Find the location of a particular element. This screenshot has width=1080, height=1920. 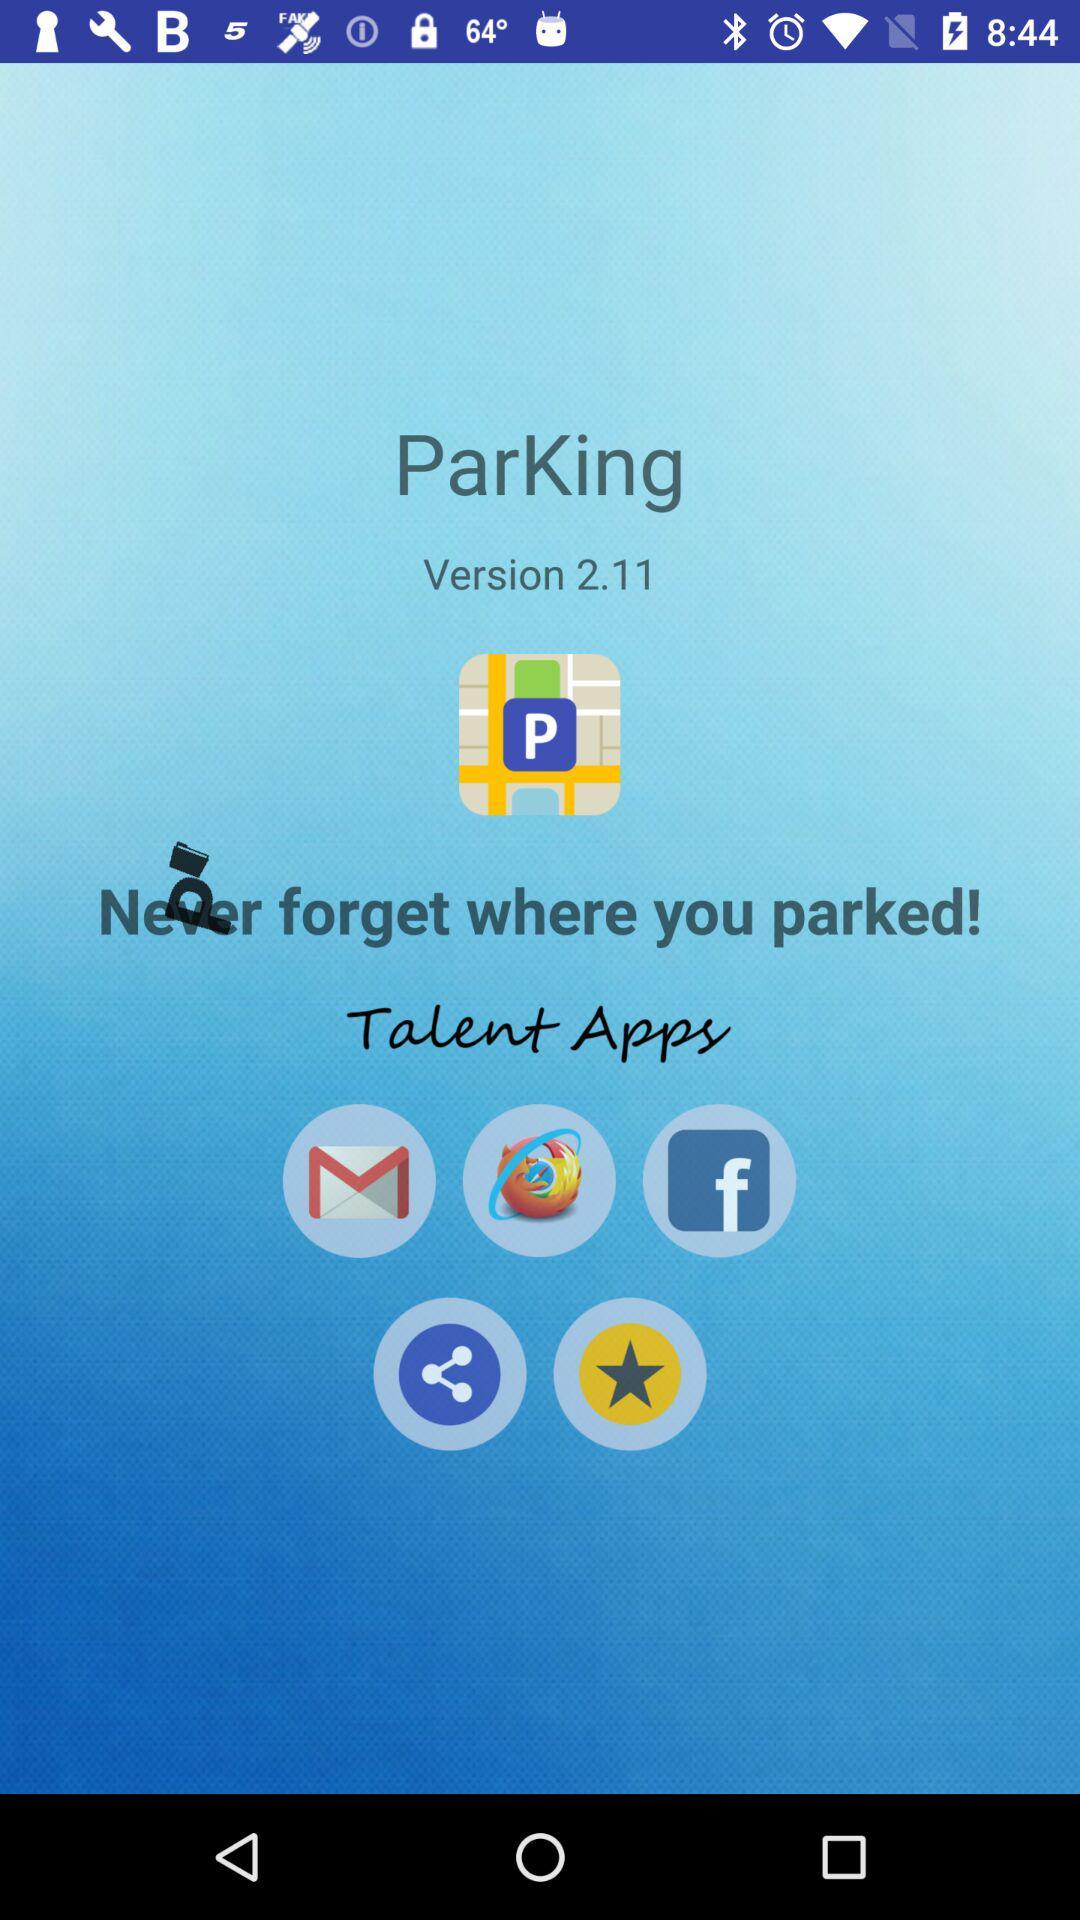

share to facebook is located at coordinates (718, 1180).